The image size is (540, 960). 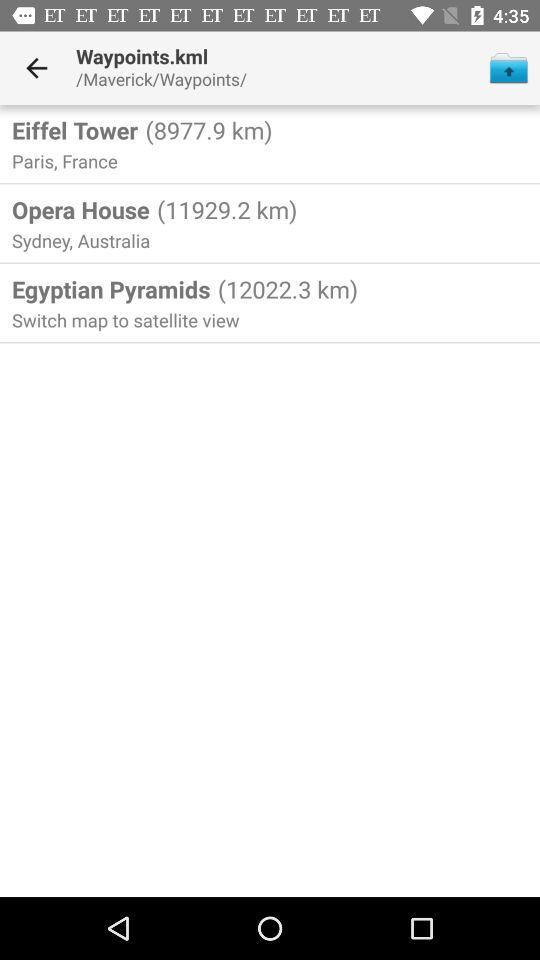 What do you see at coordinates (82, 240) in the screenshot?
I see `sydney, australia` at bounding box center [82, 240].